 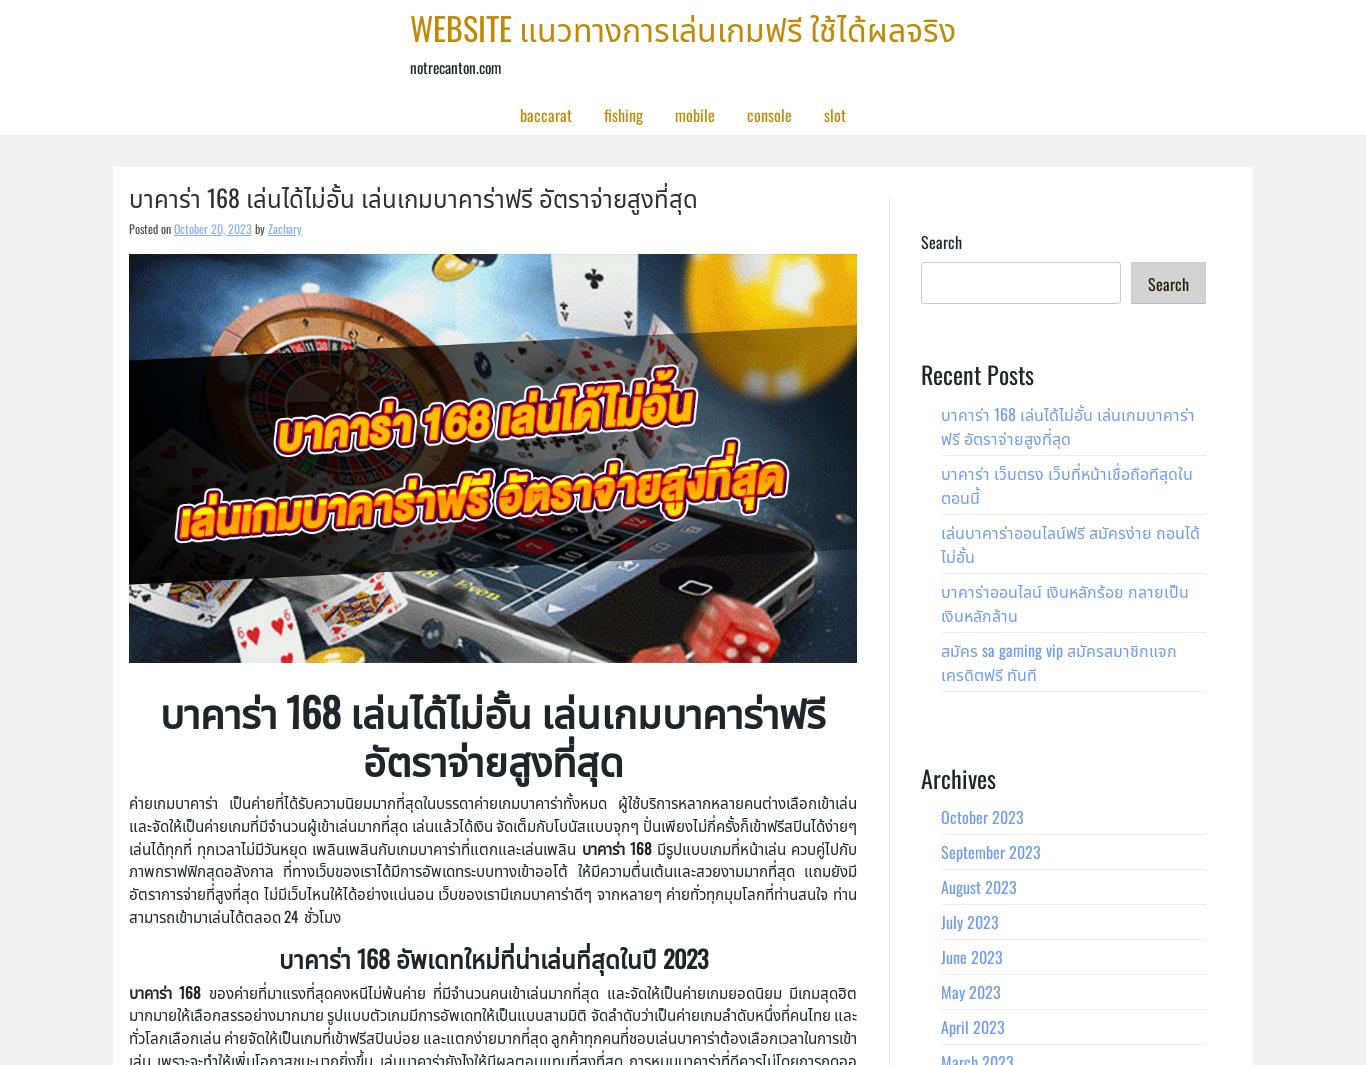 I want to click on 'April 2023', so click(x=941, y=1026).